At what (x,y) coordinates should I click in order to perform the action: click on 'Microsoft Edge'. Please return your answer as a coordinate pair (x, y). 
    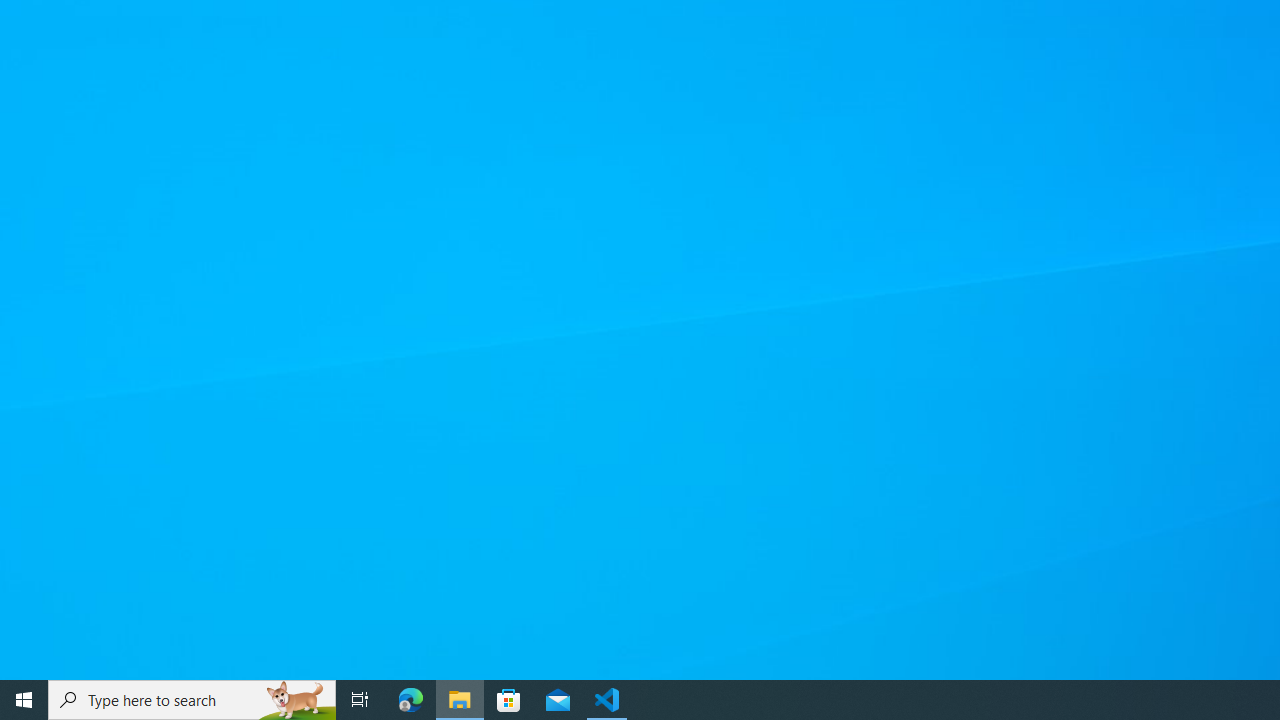
    Looking at the image, I should click on (410, 698).